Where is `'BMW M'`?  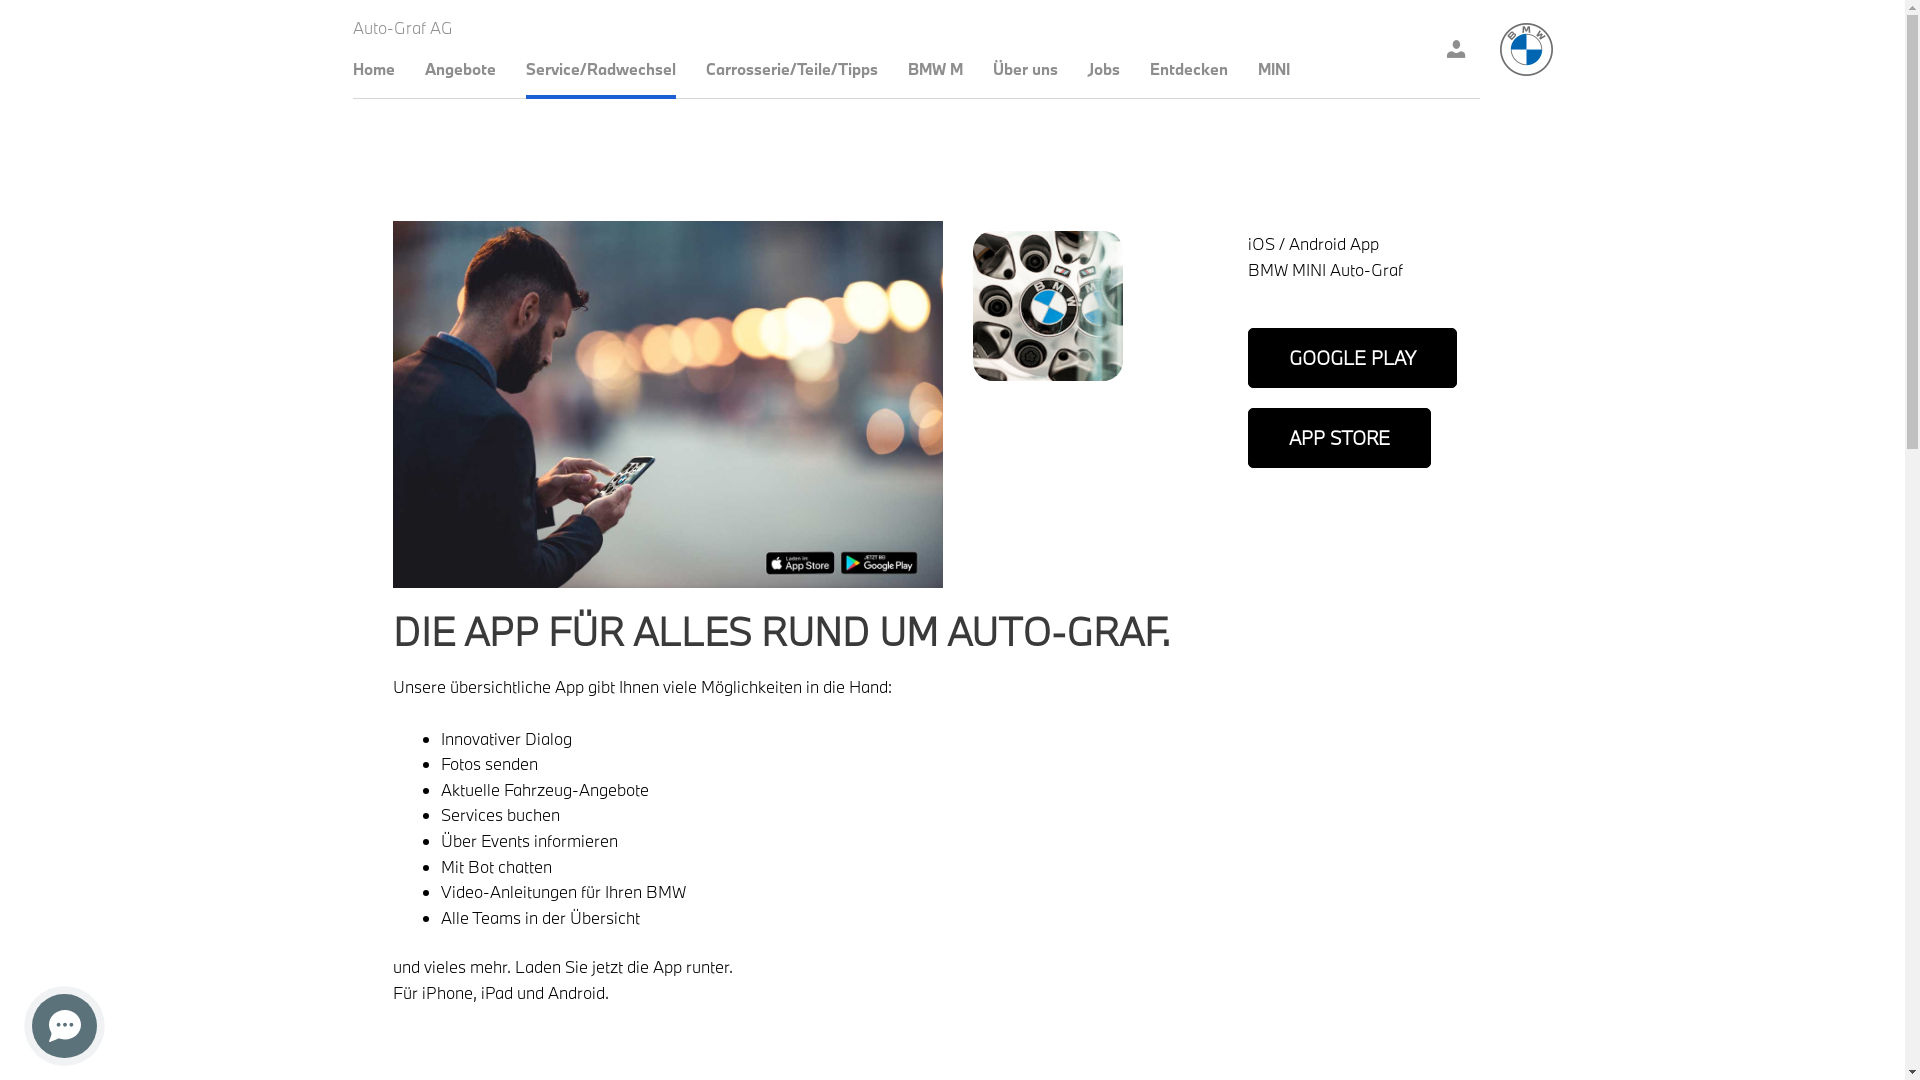
'BMW M' is located at coordinates (906, 67).